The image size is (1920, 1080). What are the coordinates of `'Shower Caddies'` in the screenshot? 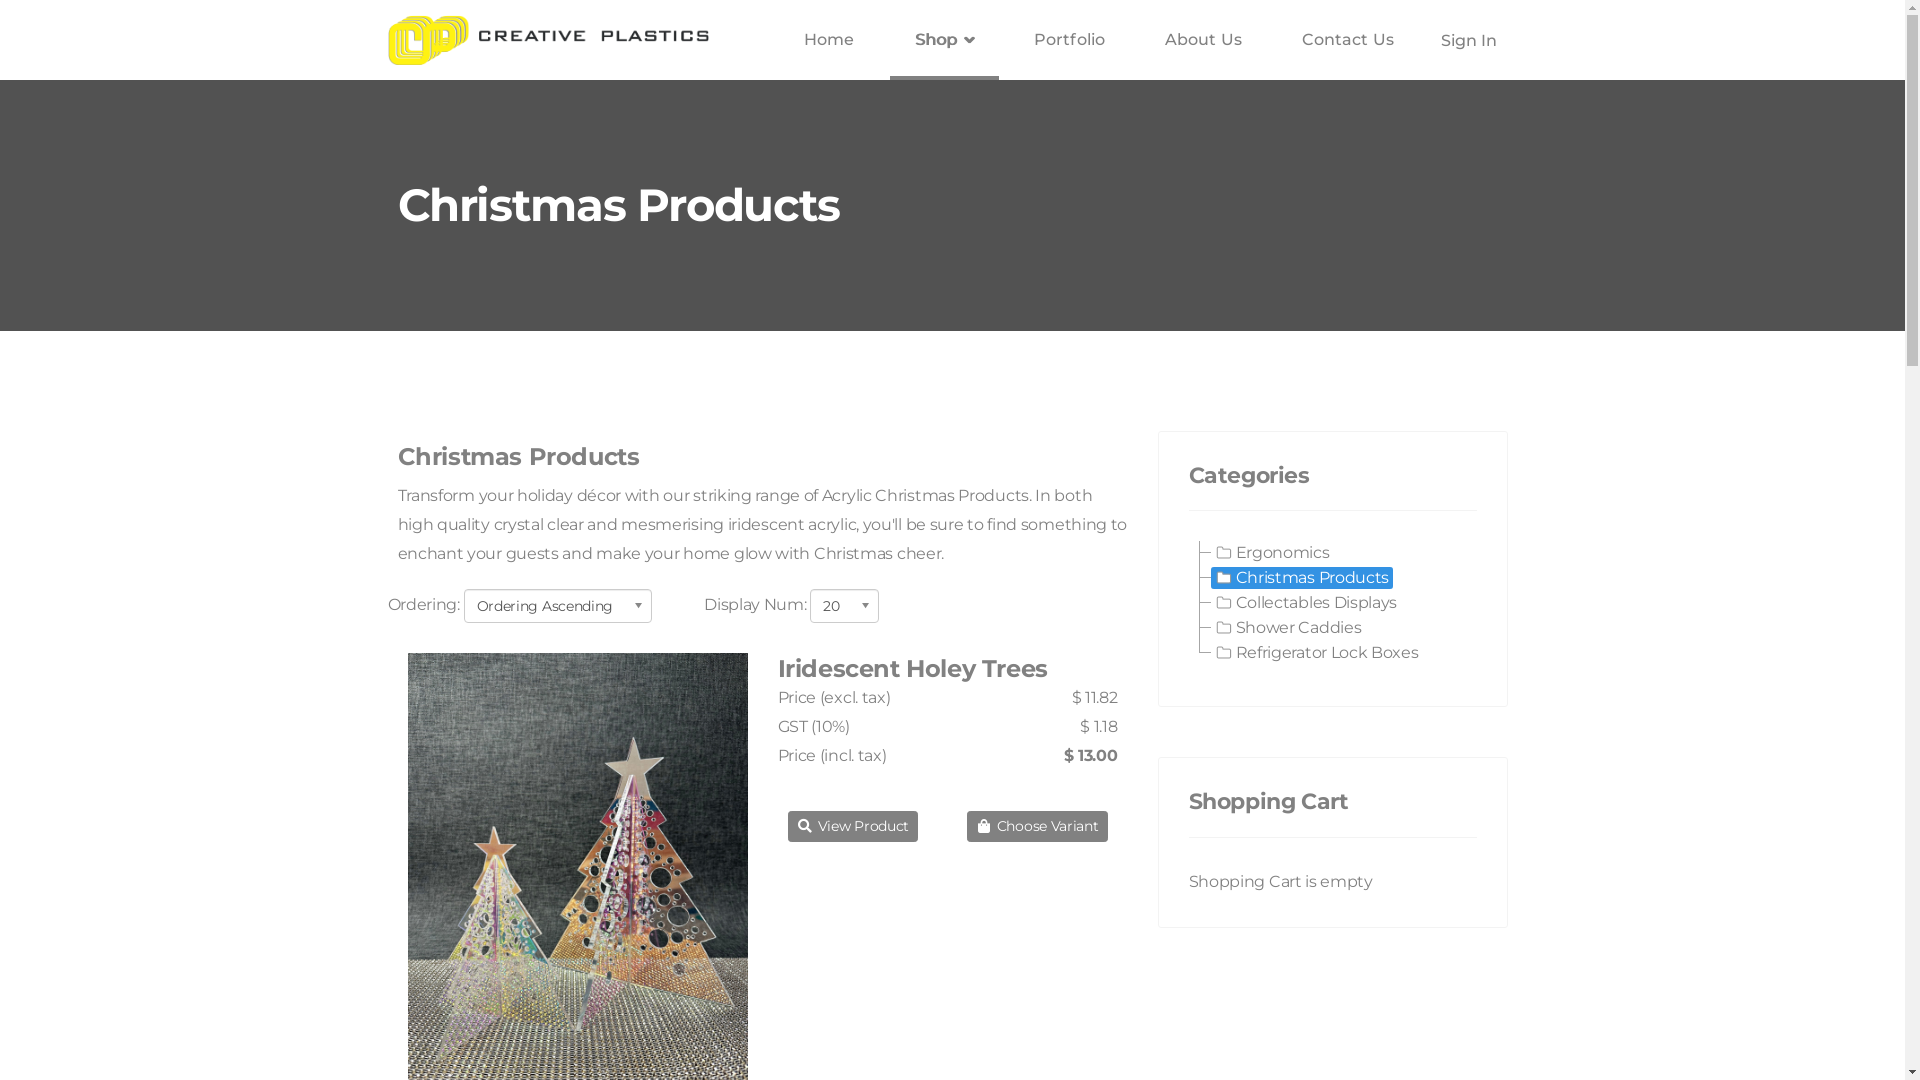 It's located at (1287, 627).